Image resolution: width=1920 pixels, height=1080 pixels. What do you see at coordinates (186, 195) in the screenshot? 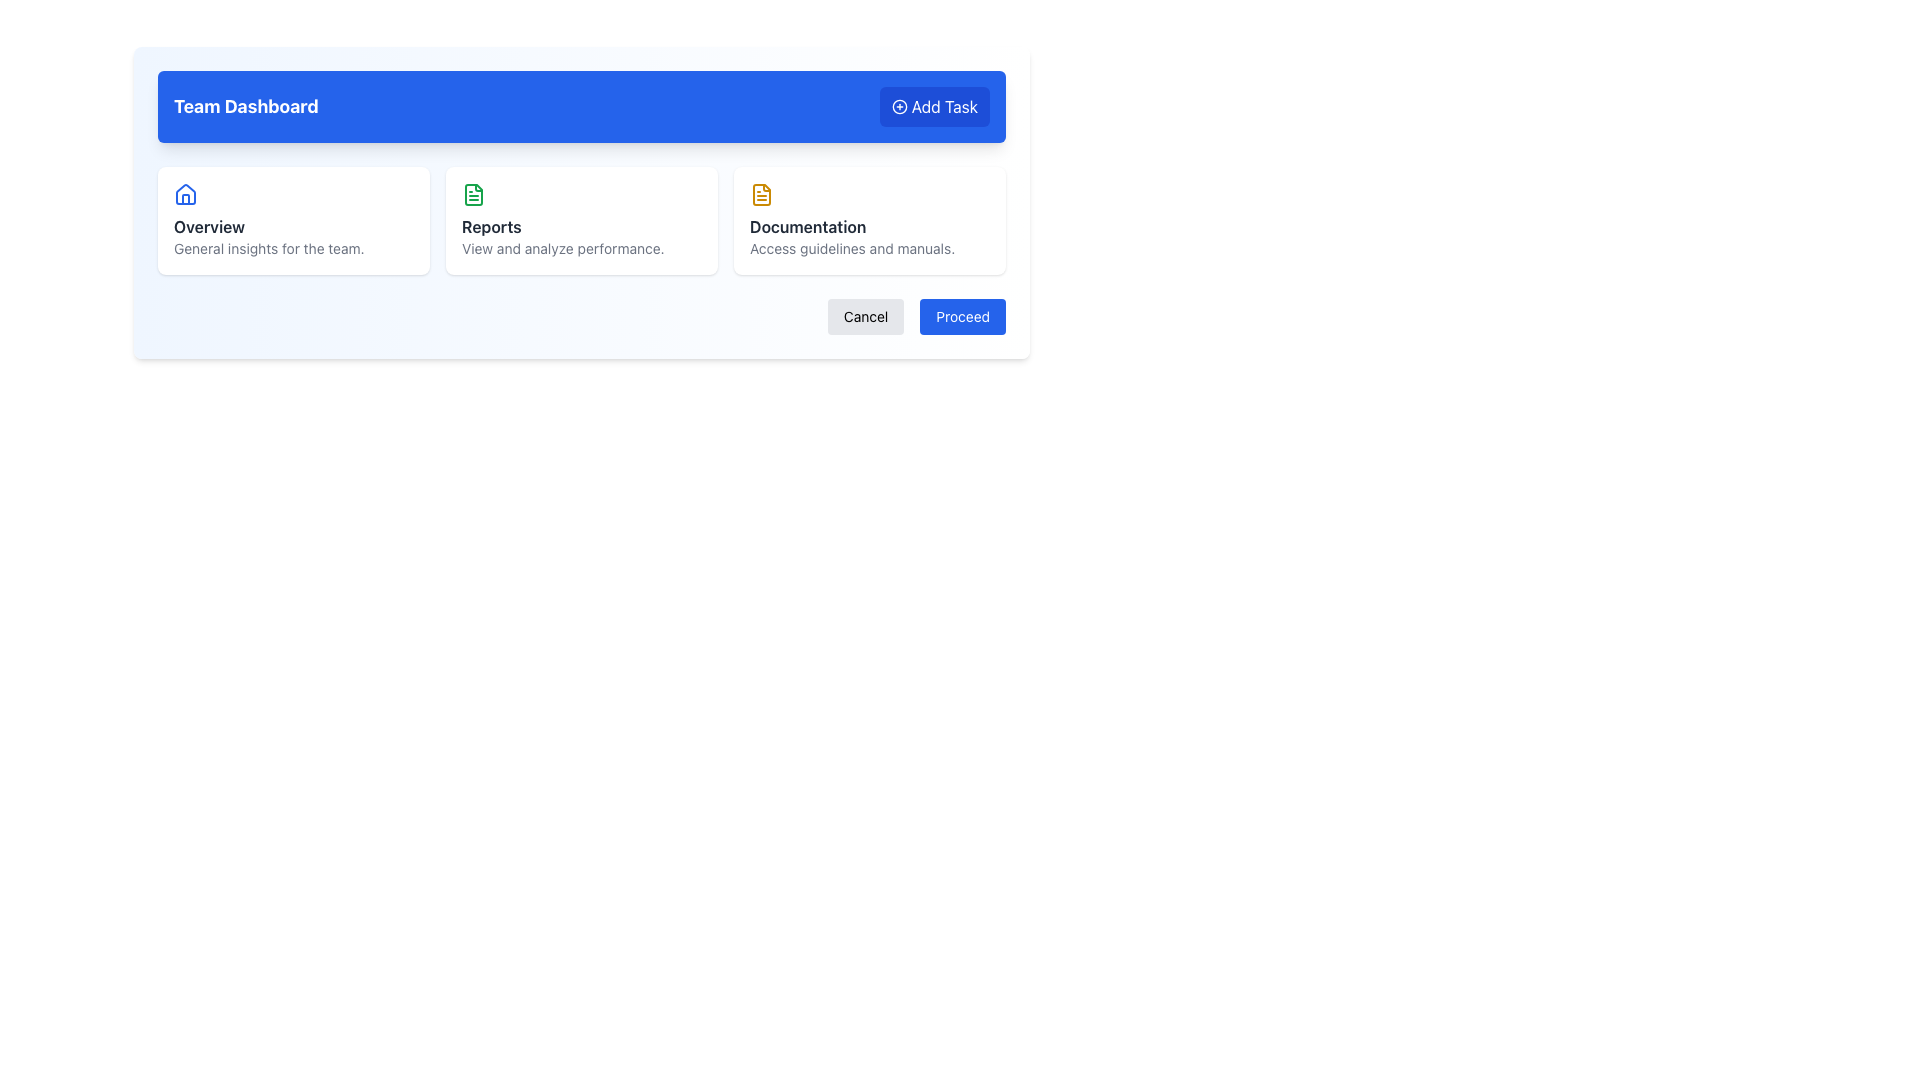
I see `the house icon located in the top-left corner of the 'Overview' card to use it as a reference for the associated section` at bounding box center [186, 195].